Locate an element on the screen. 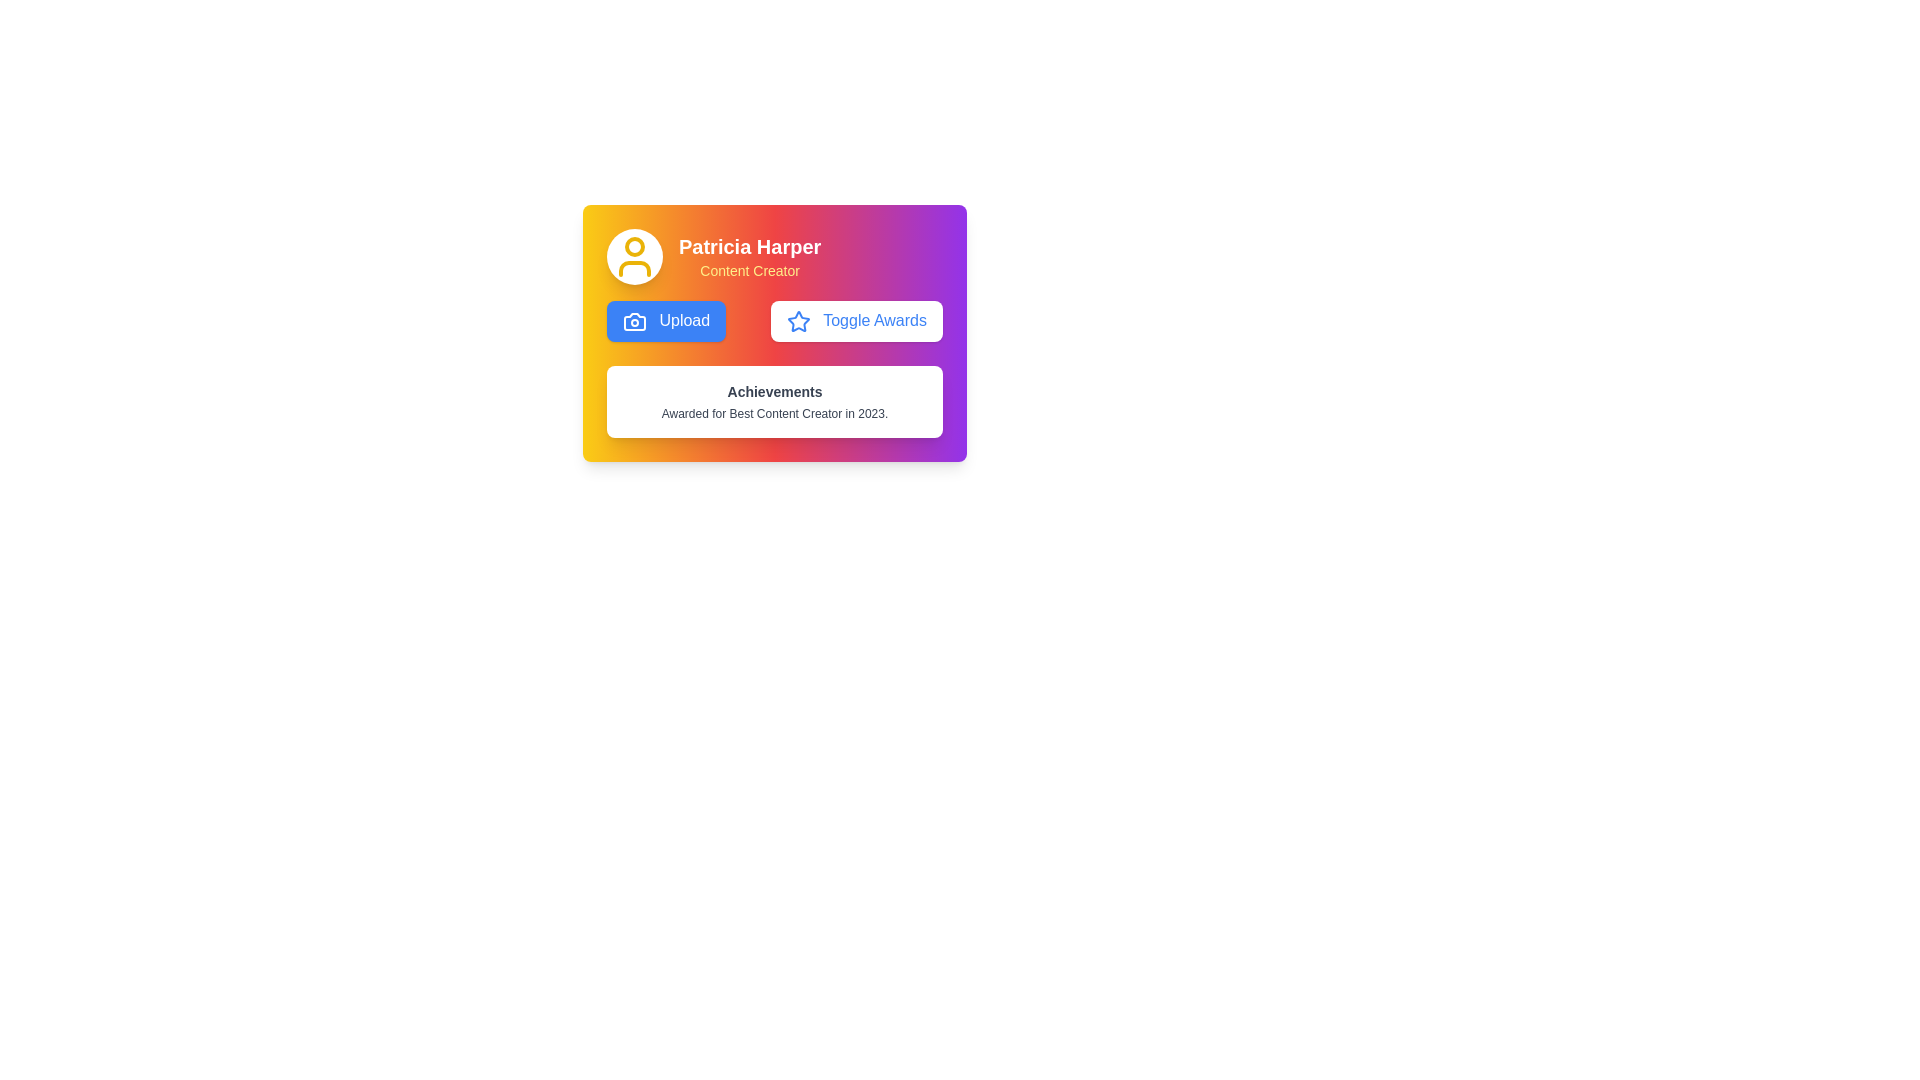 This screenshot has height=1080, width=1920. the rectangular button labeled 'Toggle Awards' with a white background and blue text, featuring a star icon to the left is located at coordinates (857, 320).